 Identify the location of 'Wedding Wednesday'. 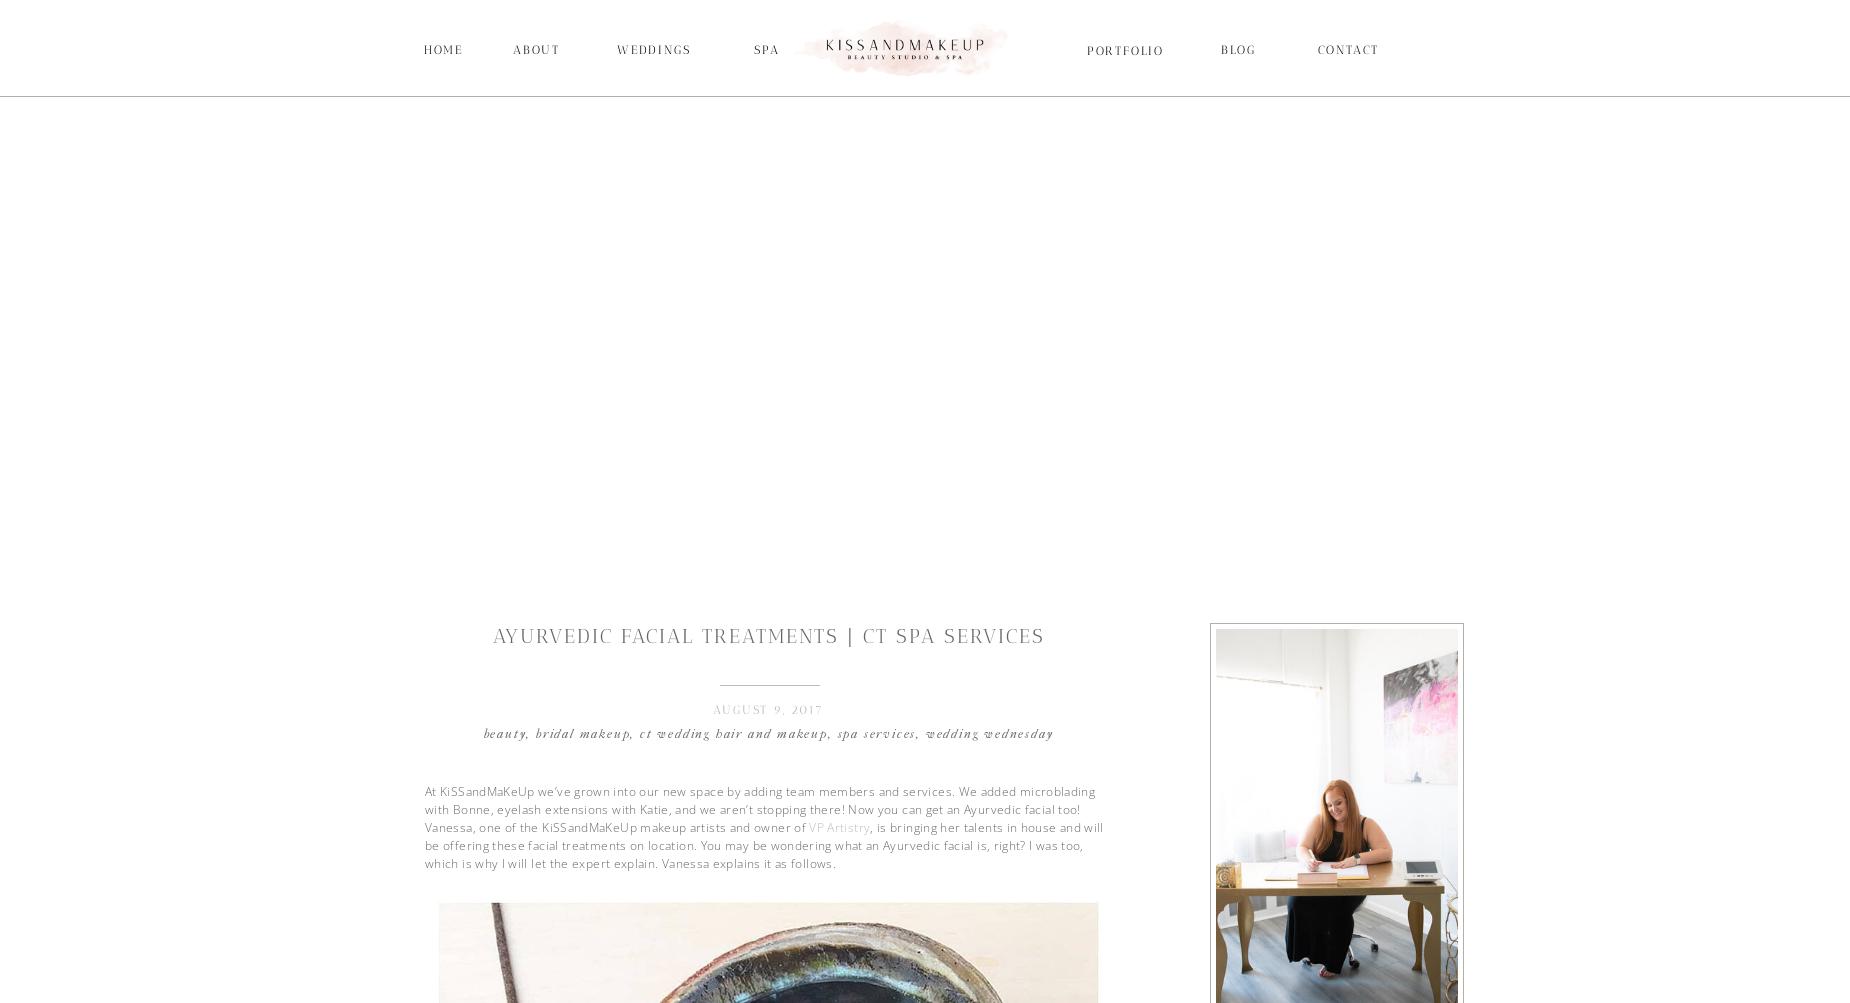
(925, 732).